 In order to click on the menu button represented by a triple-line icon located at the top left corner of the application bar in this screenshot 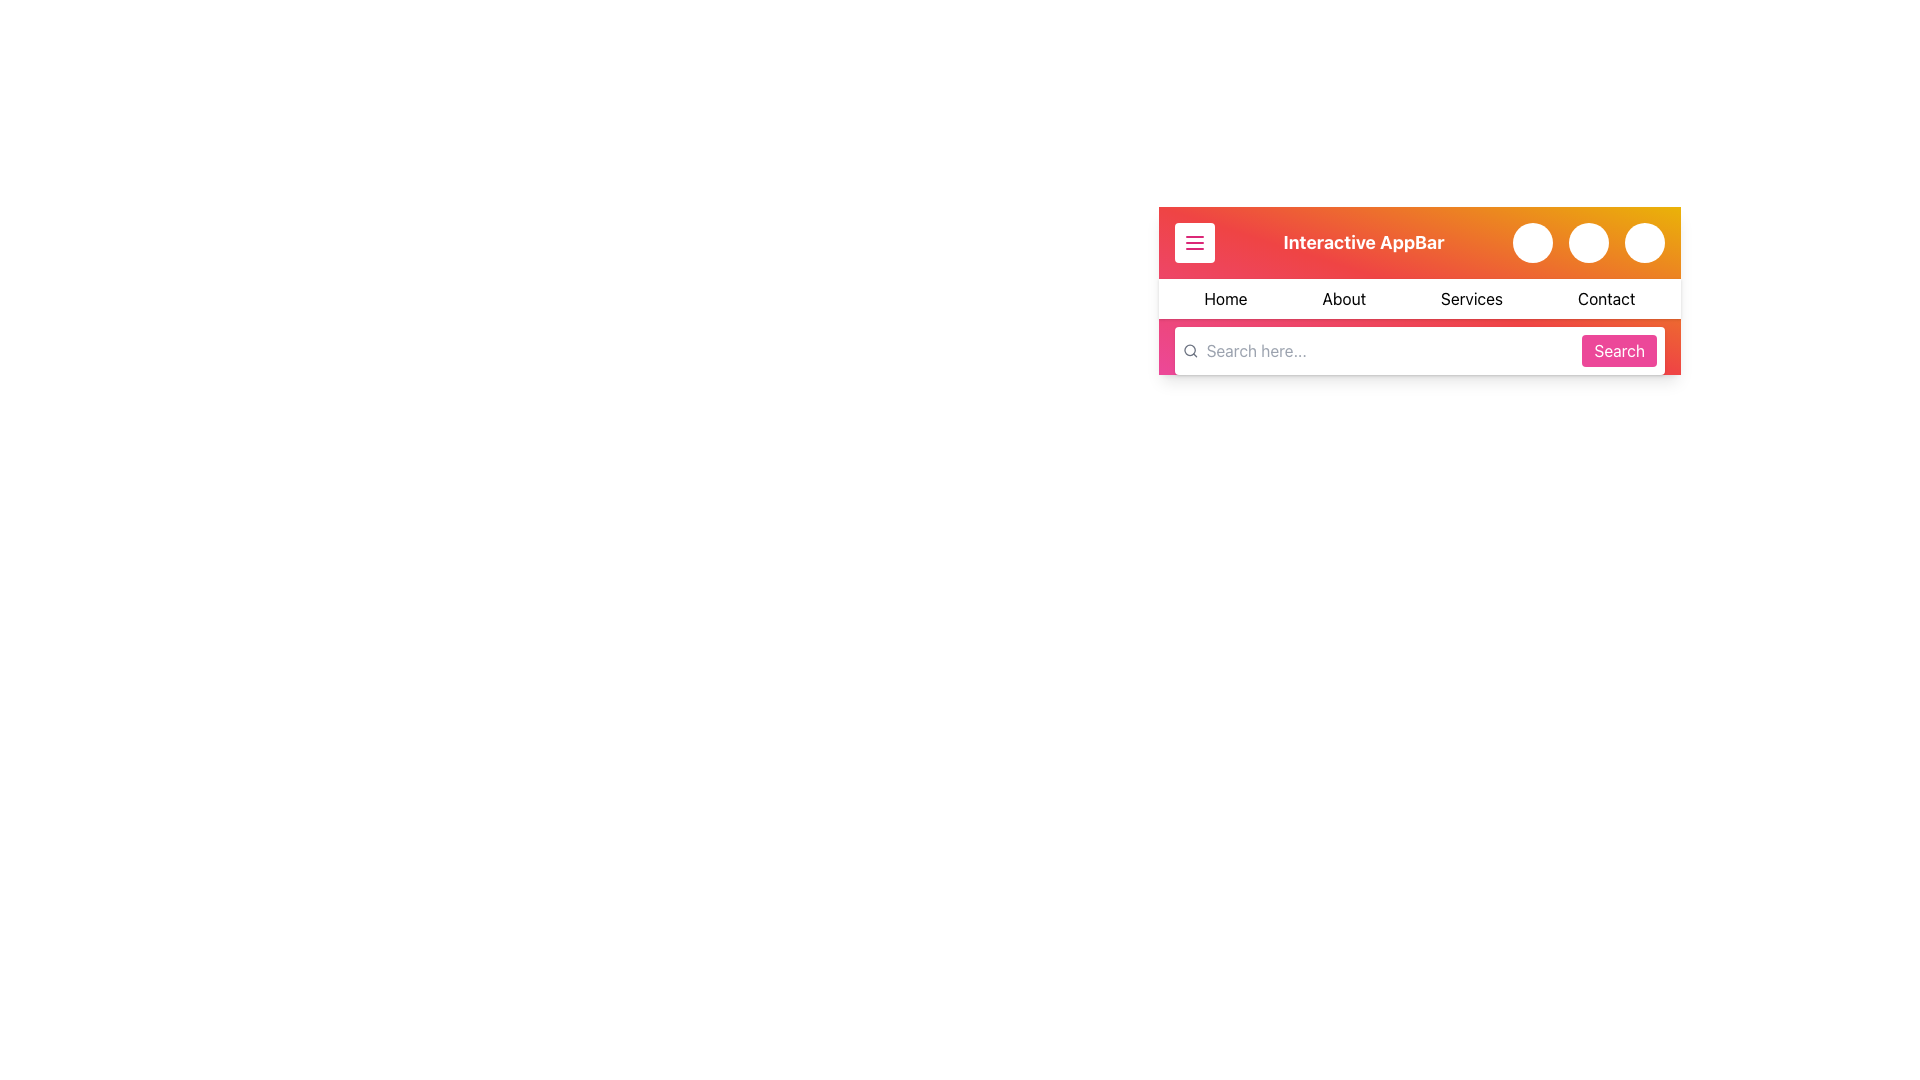, I will do `click(1195, 242)`.